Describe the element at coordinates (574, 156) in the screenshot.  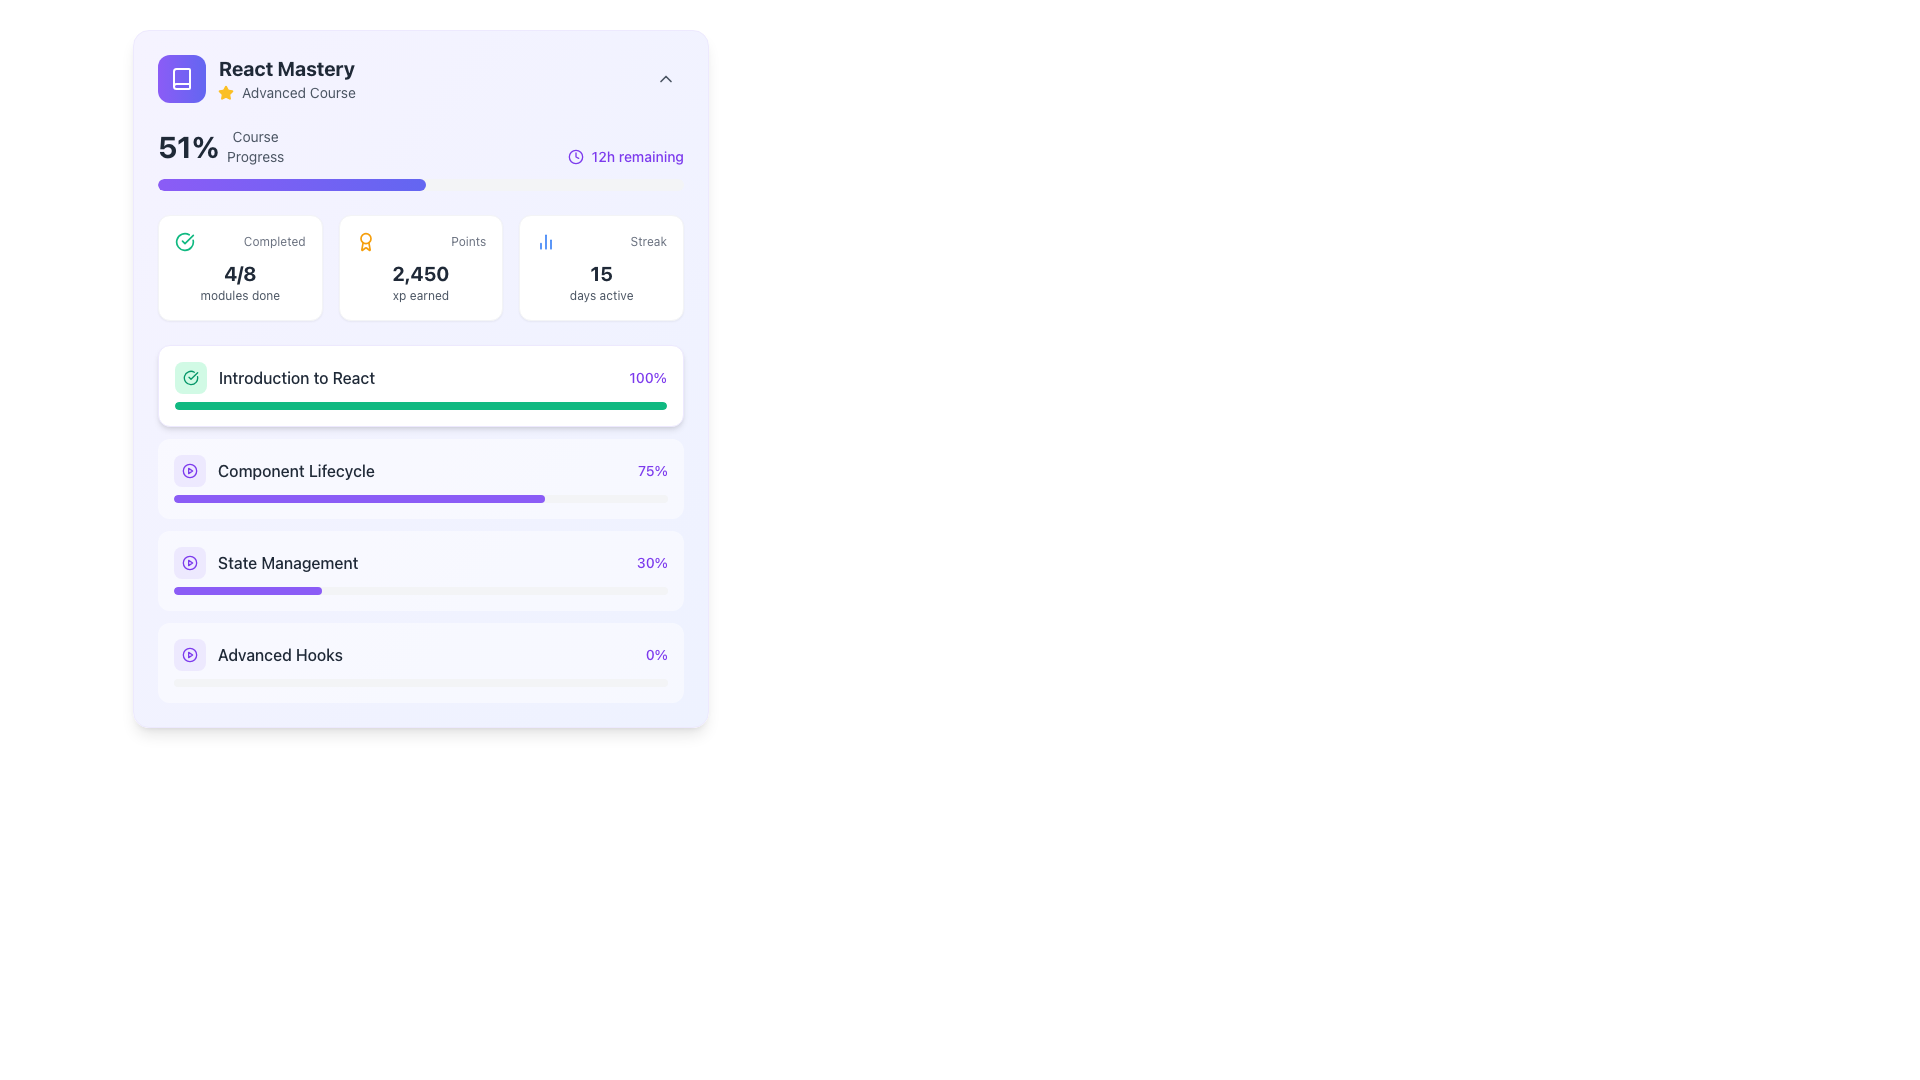
I see `the countdown icon that visually represents the passage of time, located to the left of the text label '12h remaining'` at that location.